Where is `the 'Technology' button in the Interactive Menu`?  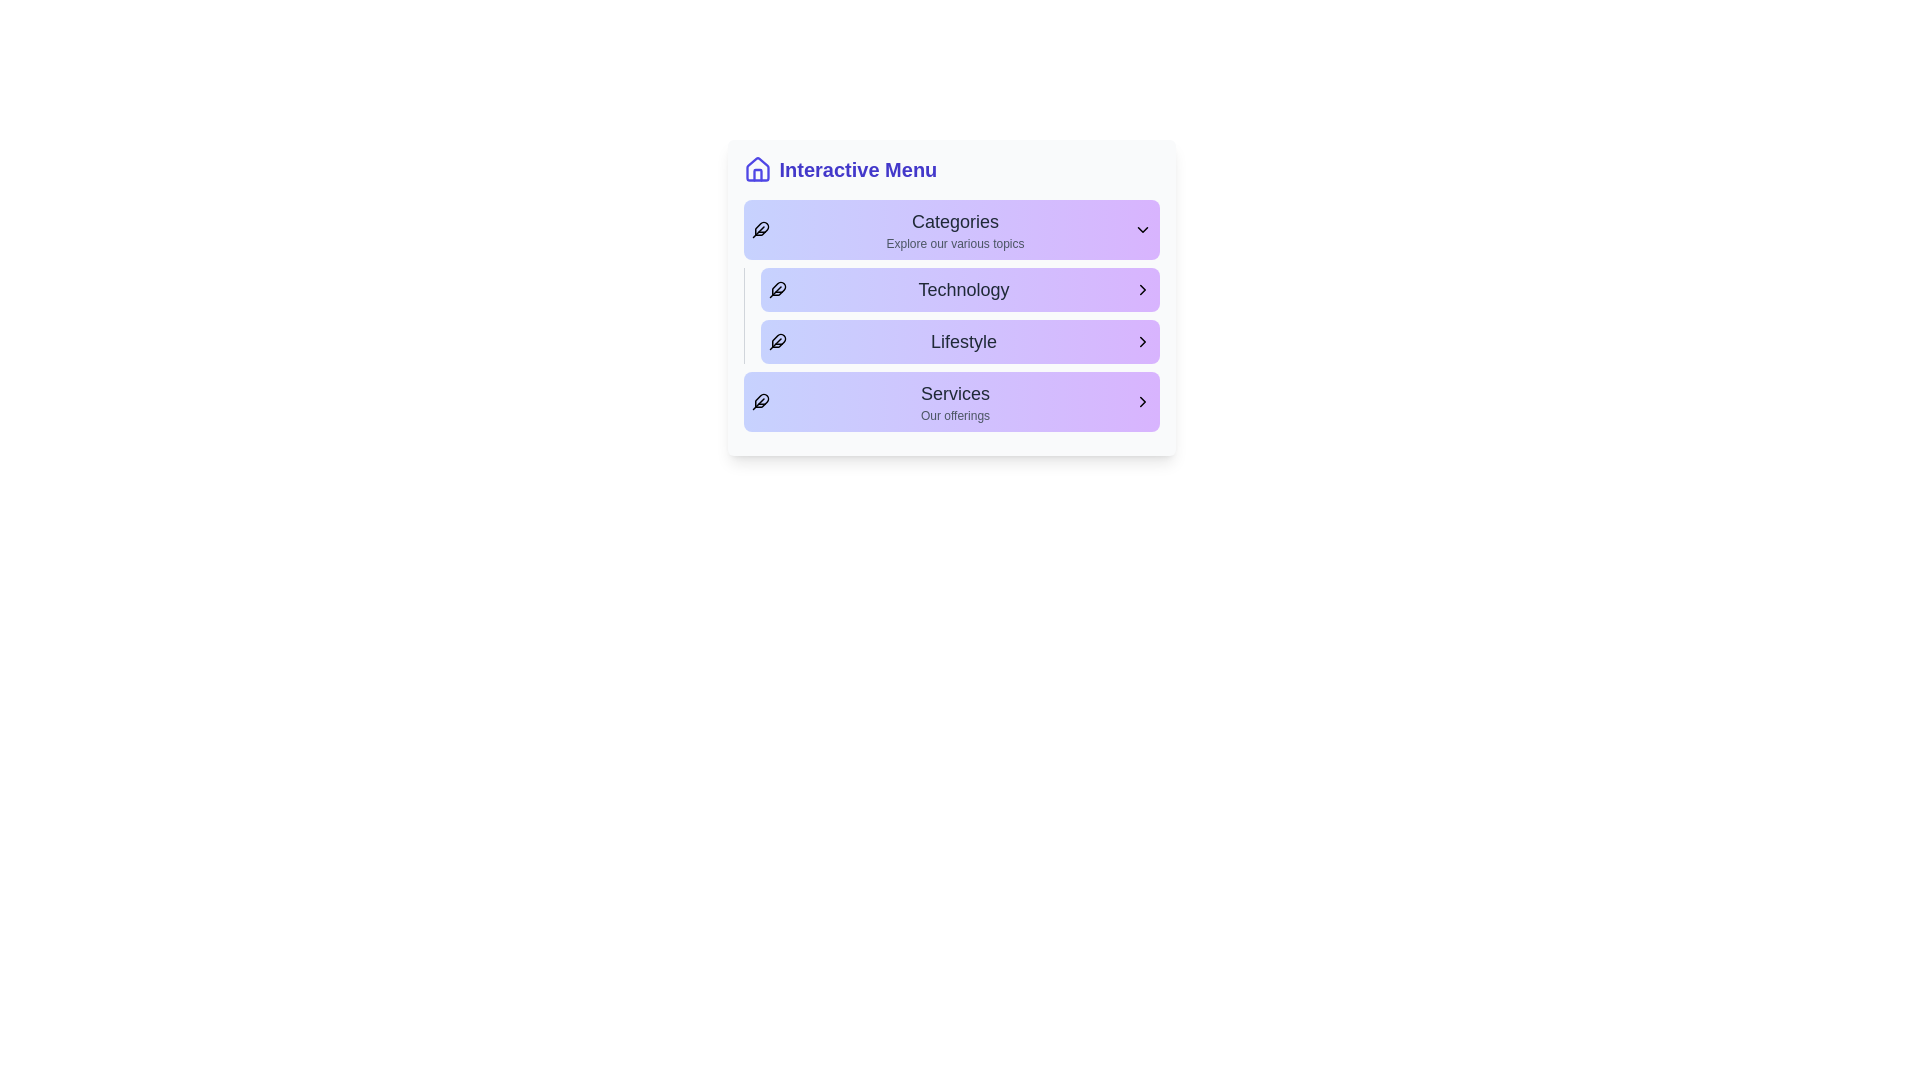
the 'Technology' button in the Interactive Menu is located at coordinates (950, 297).